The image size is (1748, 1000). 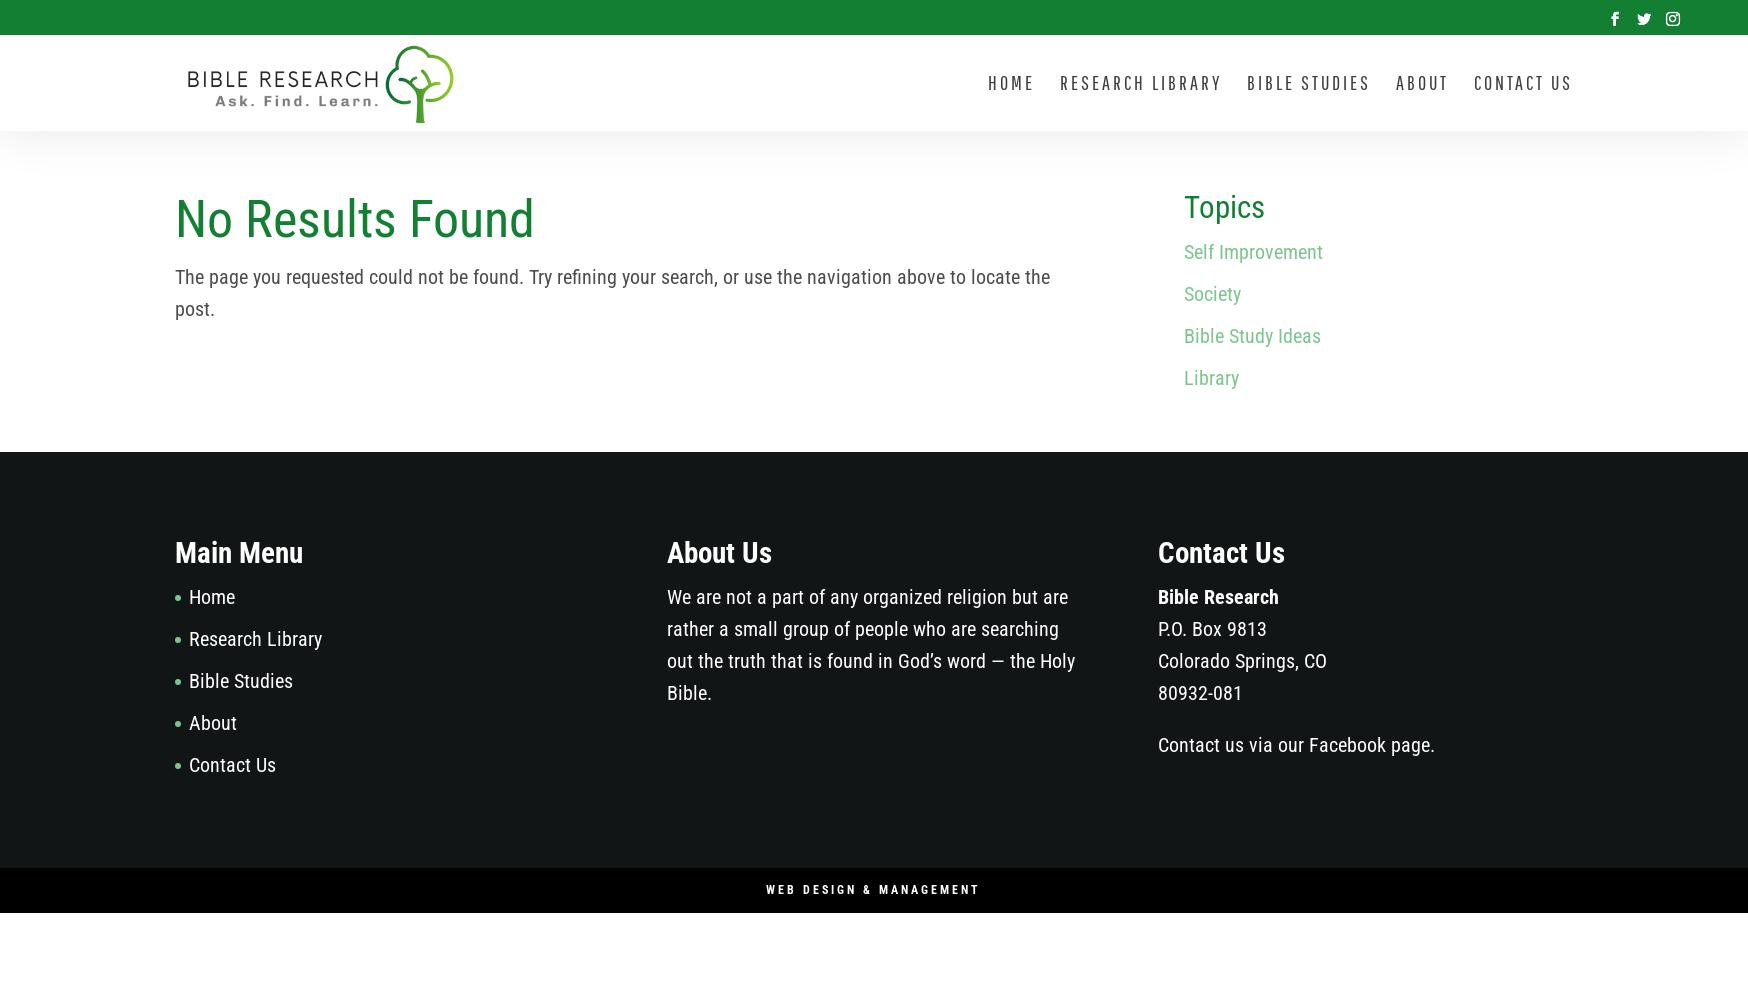 What do you see at coordinates (665, 644) in the screenshot?
I see `'We are not a part of any organized religion but are rather a small group of people who are searching out the truth that is found in God’s word — the Holy Bible.'` at bounding box center [665, 644].